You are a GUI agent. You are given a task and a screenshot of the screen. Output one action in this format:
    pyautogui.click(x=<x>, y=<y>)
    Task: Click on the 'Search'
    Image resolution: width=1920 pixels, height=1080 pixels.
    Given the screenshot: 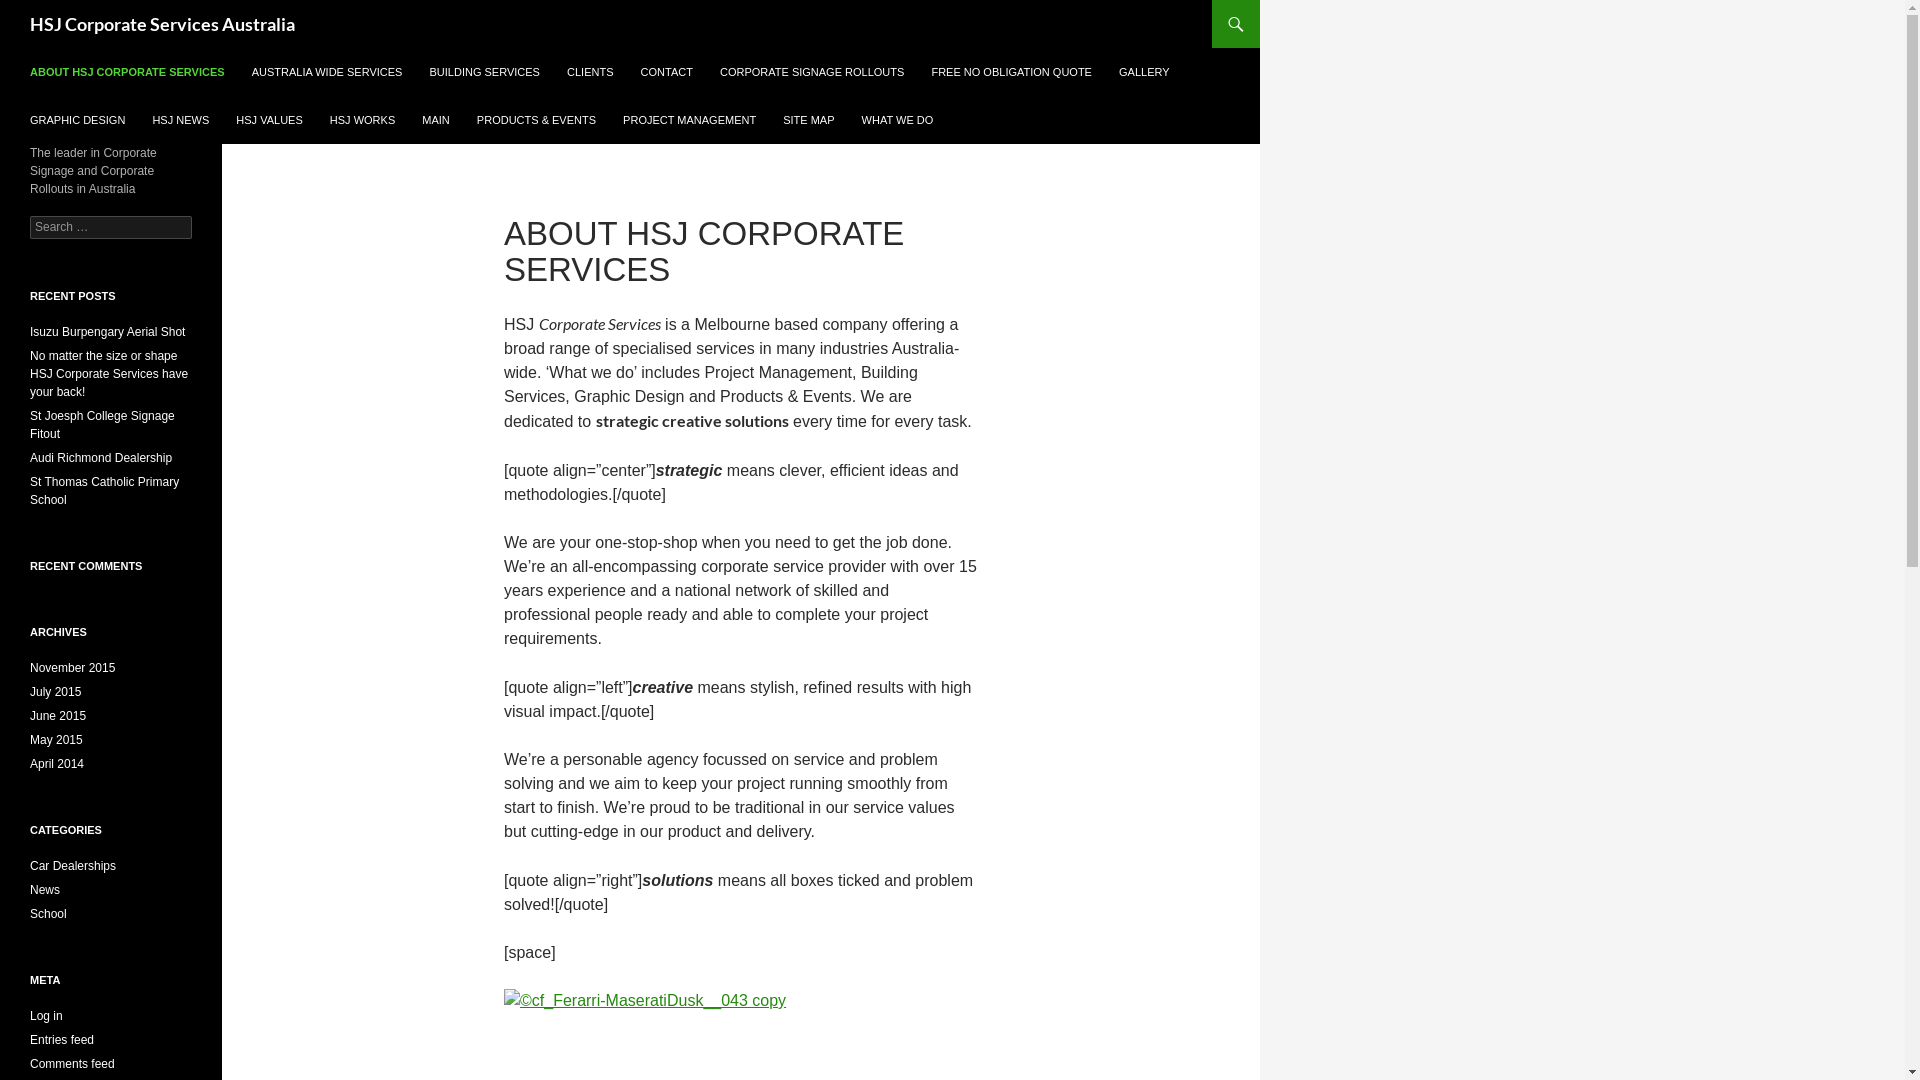 What is the action you would take?
    pyautogui.click(x=38, y=11)
    